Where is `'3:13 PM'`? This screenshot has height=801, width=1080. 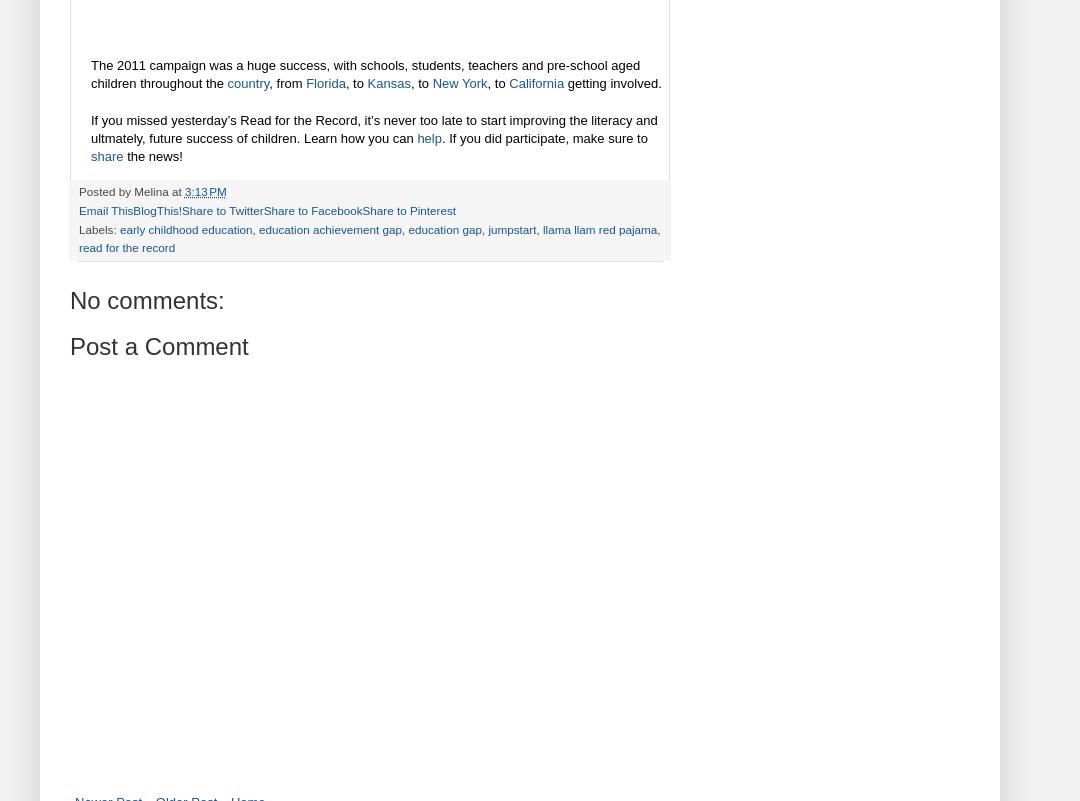 '3:13 PM' is located at coordinates (204, 190).